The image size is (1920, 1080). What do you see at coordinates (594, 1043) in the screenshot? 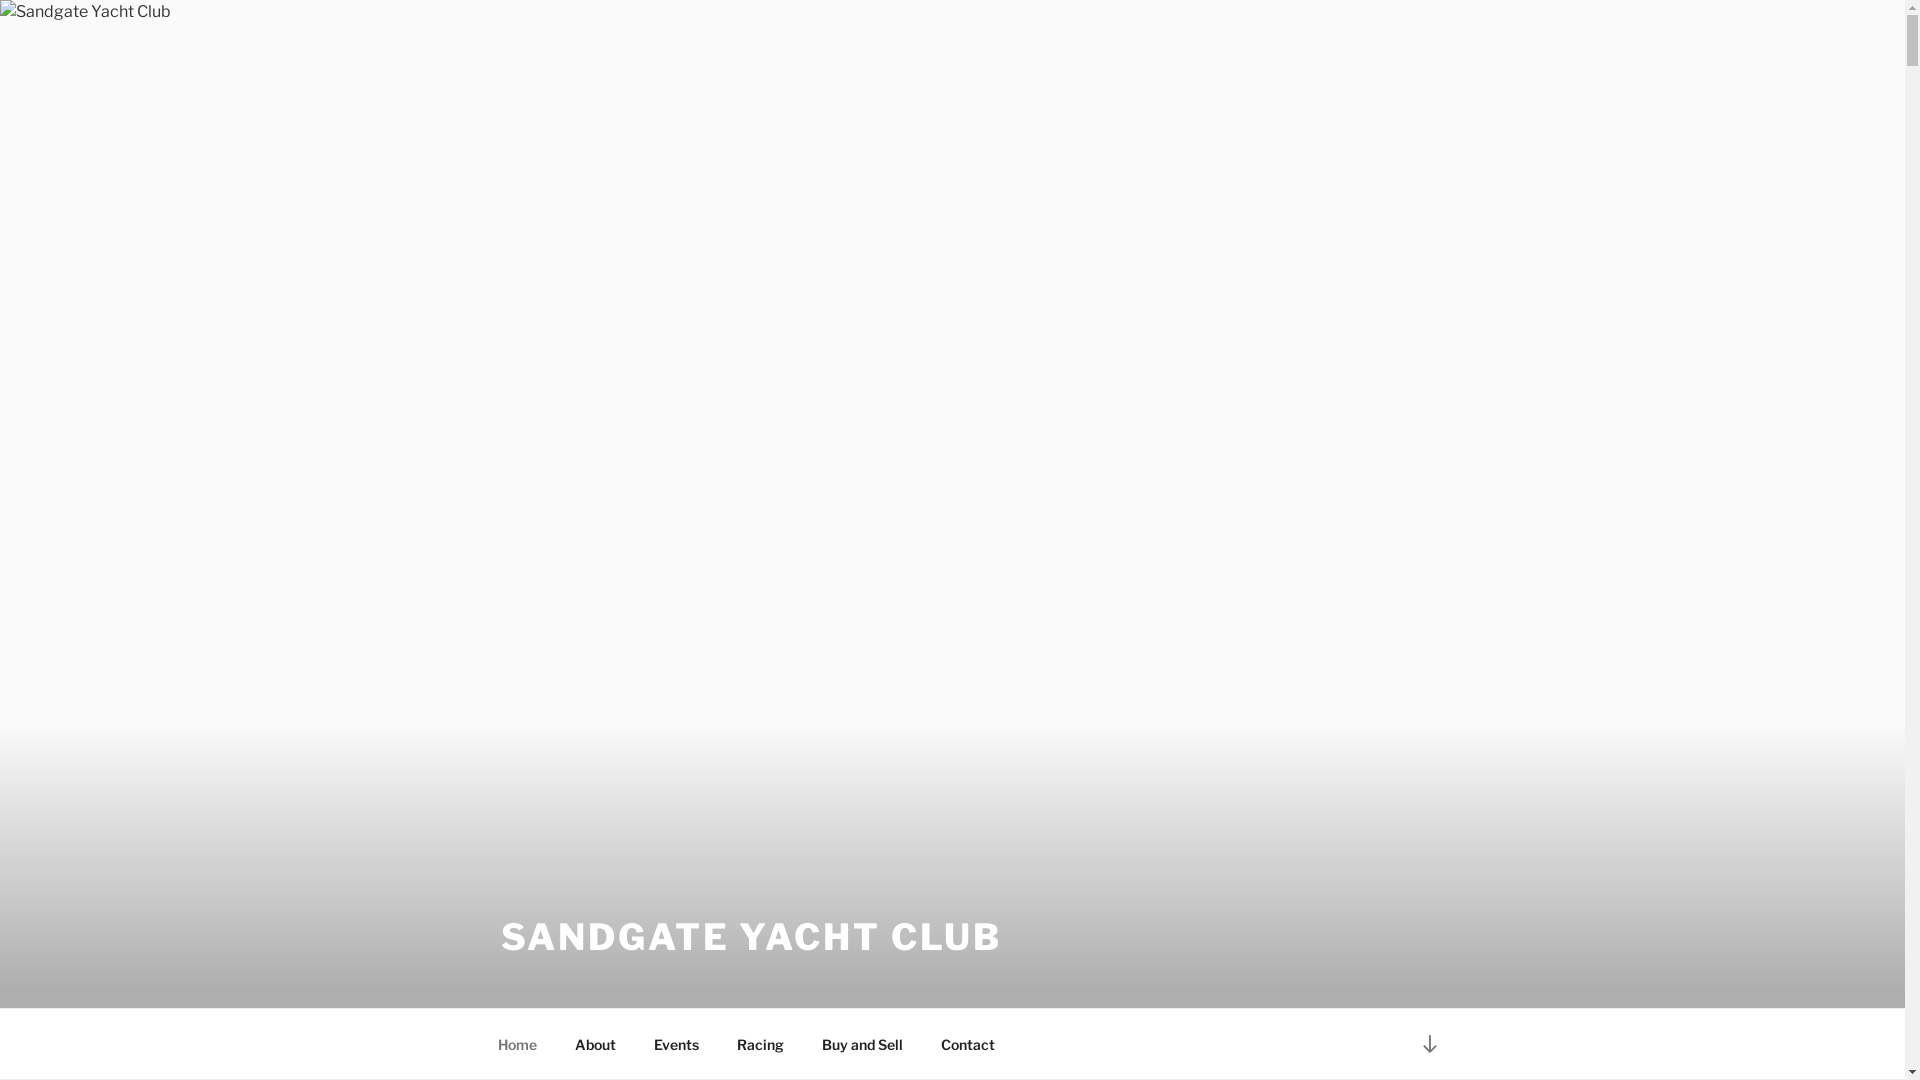
I see `'About'` at bounding box center [594, 1043].